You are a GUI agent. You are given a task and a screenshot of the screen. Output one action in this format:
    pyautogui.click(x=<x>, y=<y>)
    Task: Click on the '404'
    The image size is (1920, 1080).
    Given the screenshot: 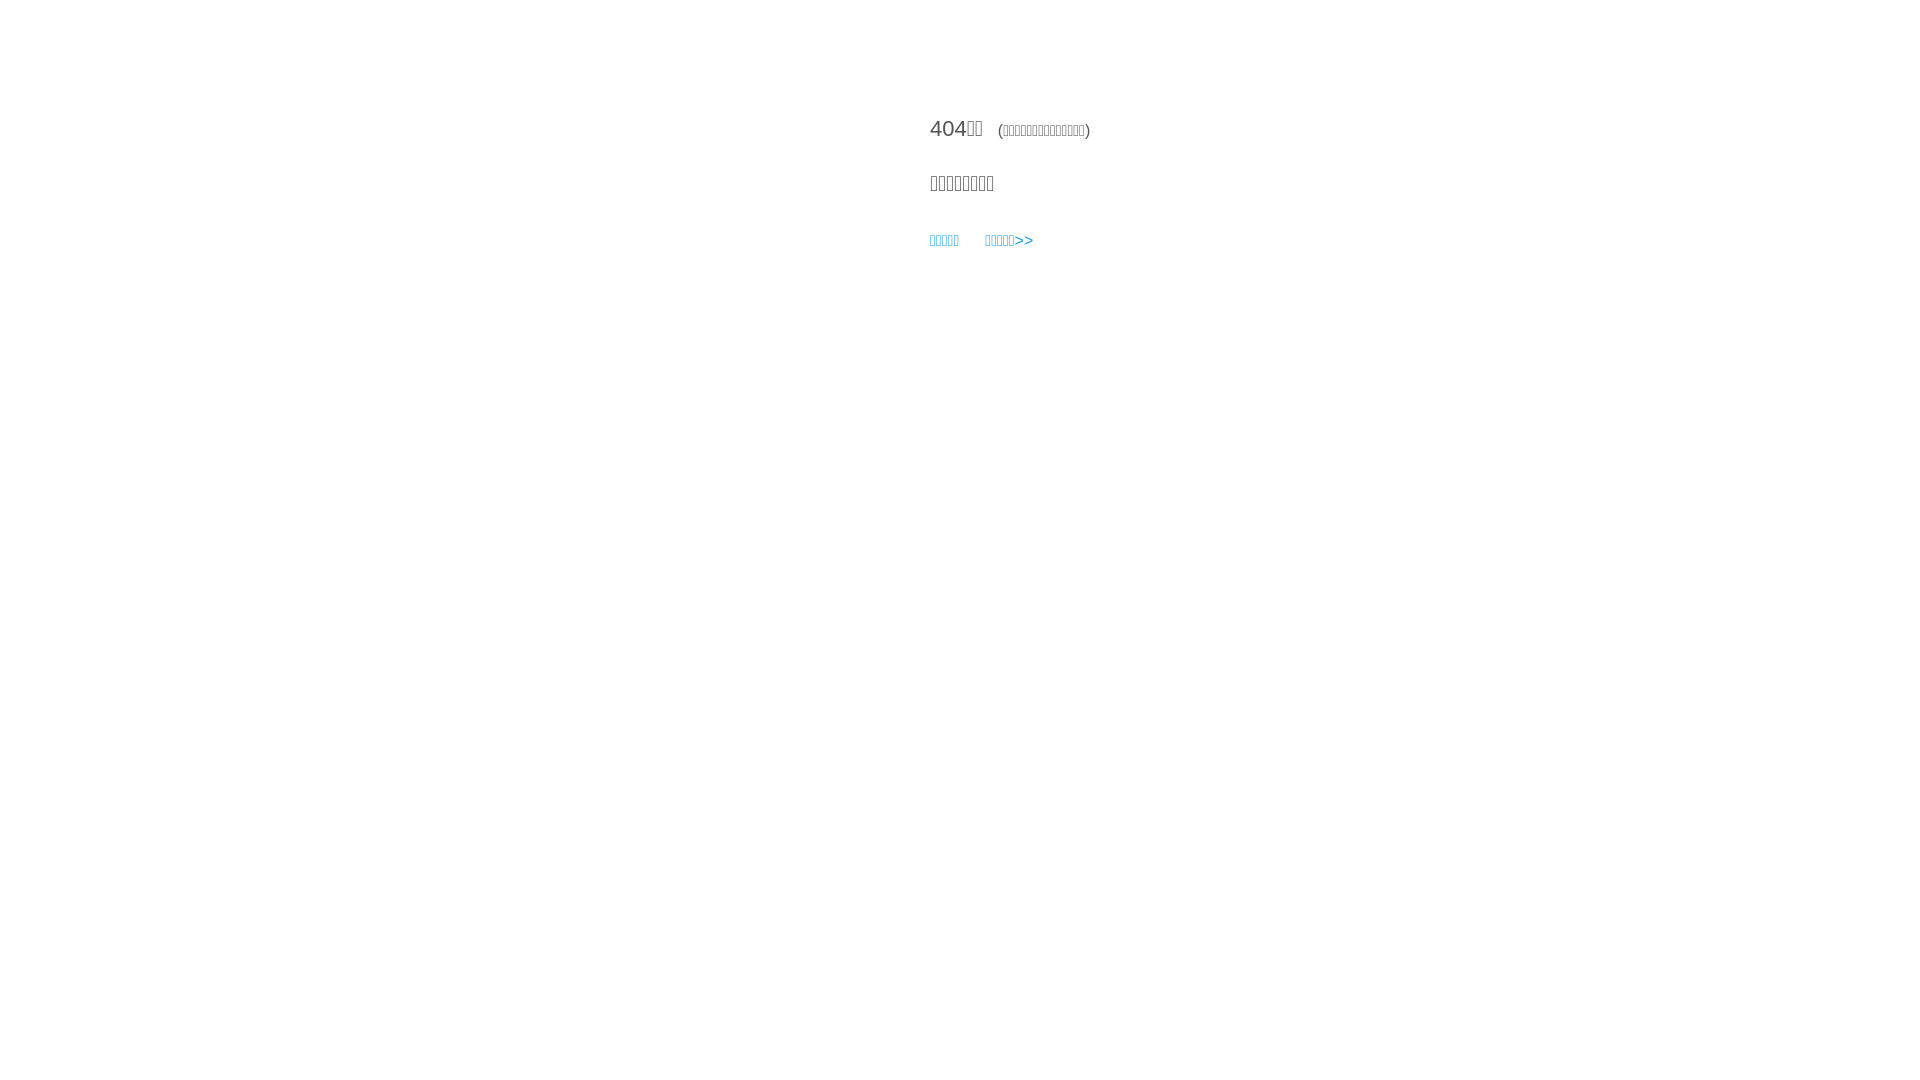 What is the action you would take?
    pyautogui.click(x=929, y=128)
    